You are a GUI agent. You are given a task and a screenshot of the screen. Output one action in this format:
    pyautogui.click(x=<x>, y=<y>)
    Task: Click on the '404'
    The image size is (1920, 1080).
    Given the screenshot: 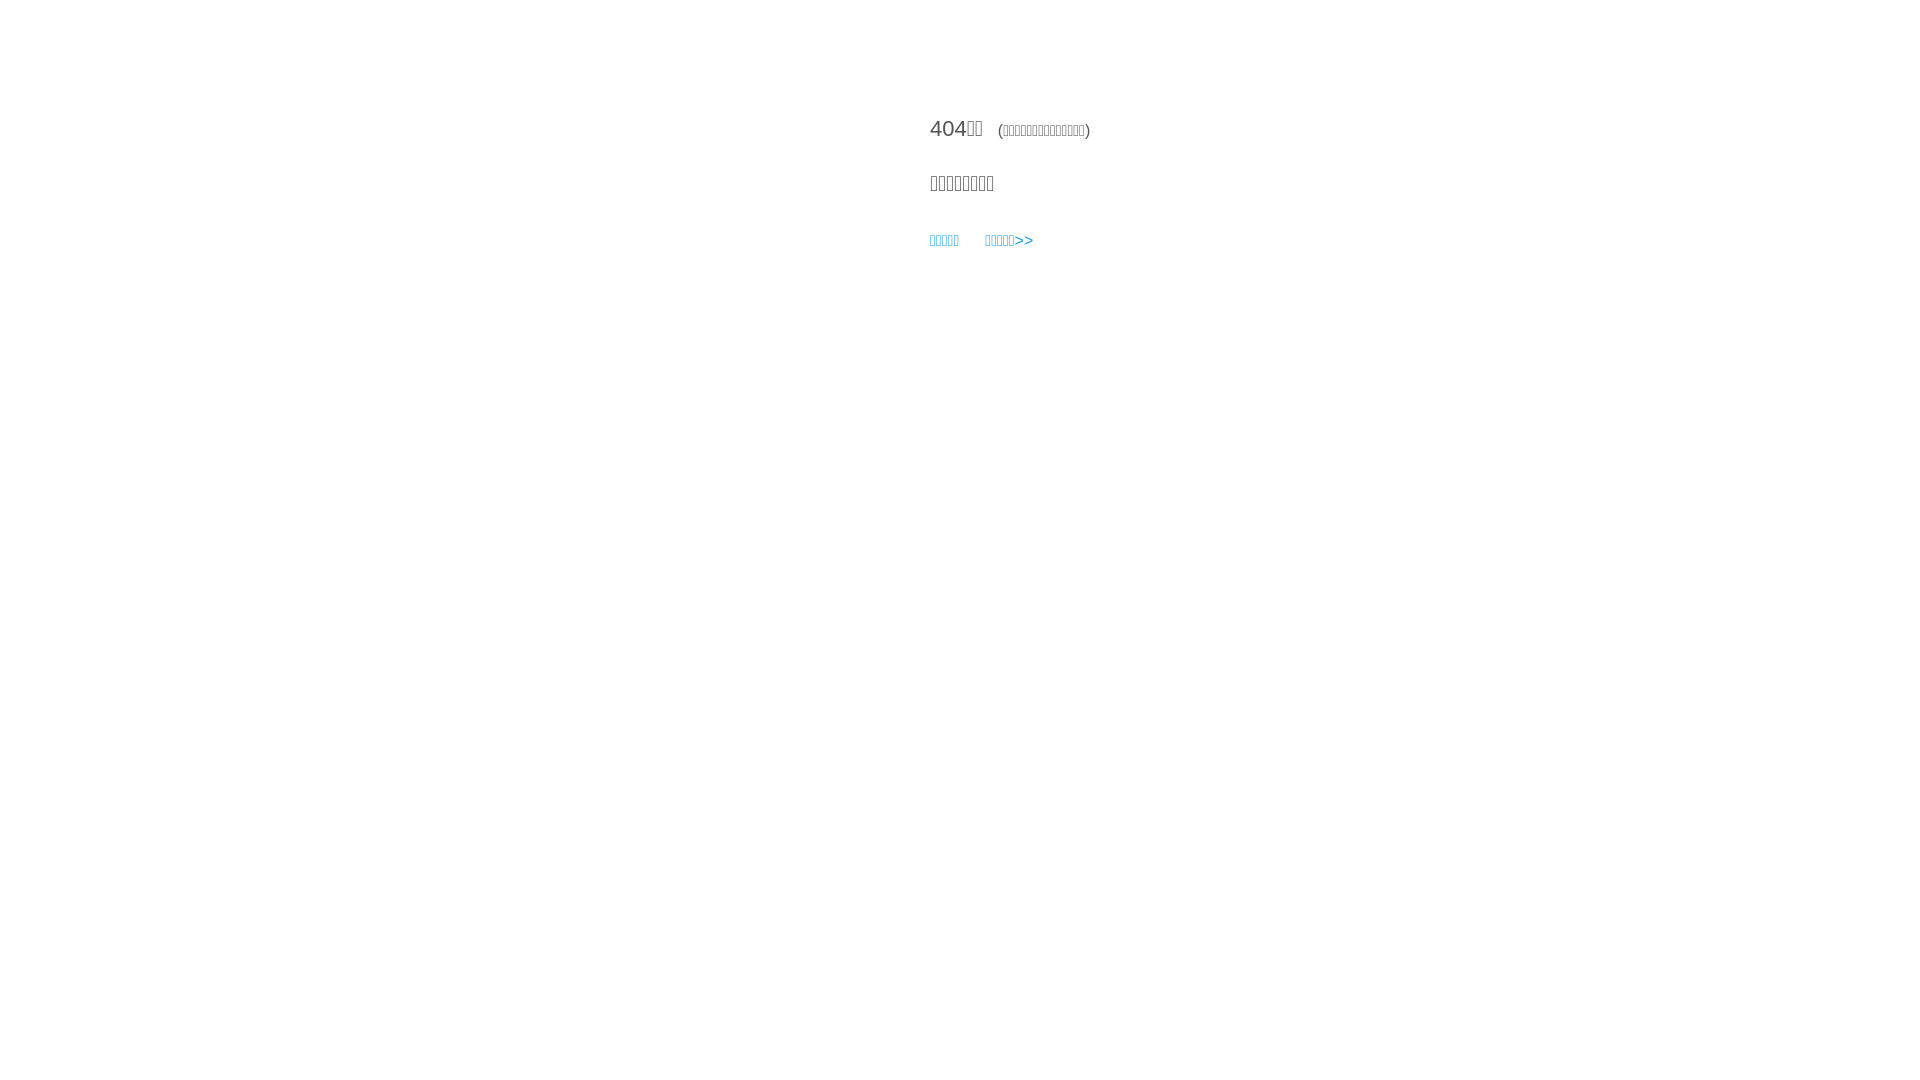 What is the action you would take?
    pyautogui.click(x=929, y=128)
    